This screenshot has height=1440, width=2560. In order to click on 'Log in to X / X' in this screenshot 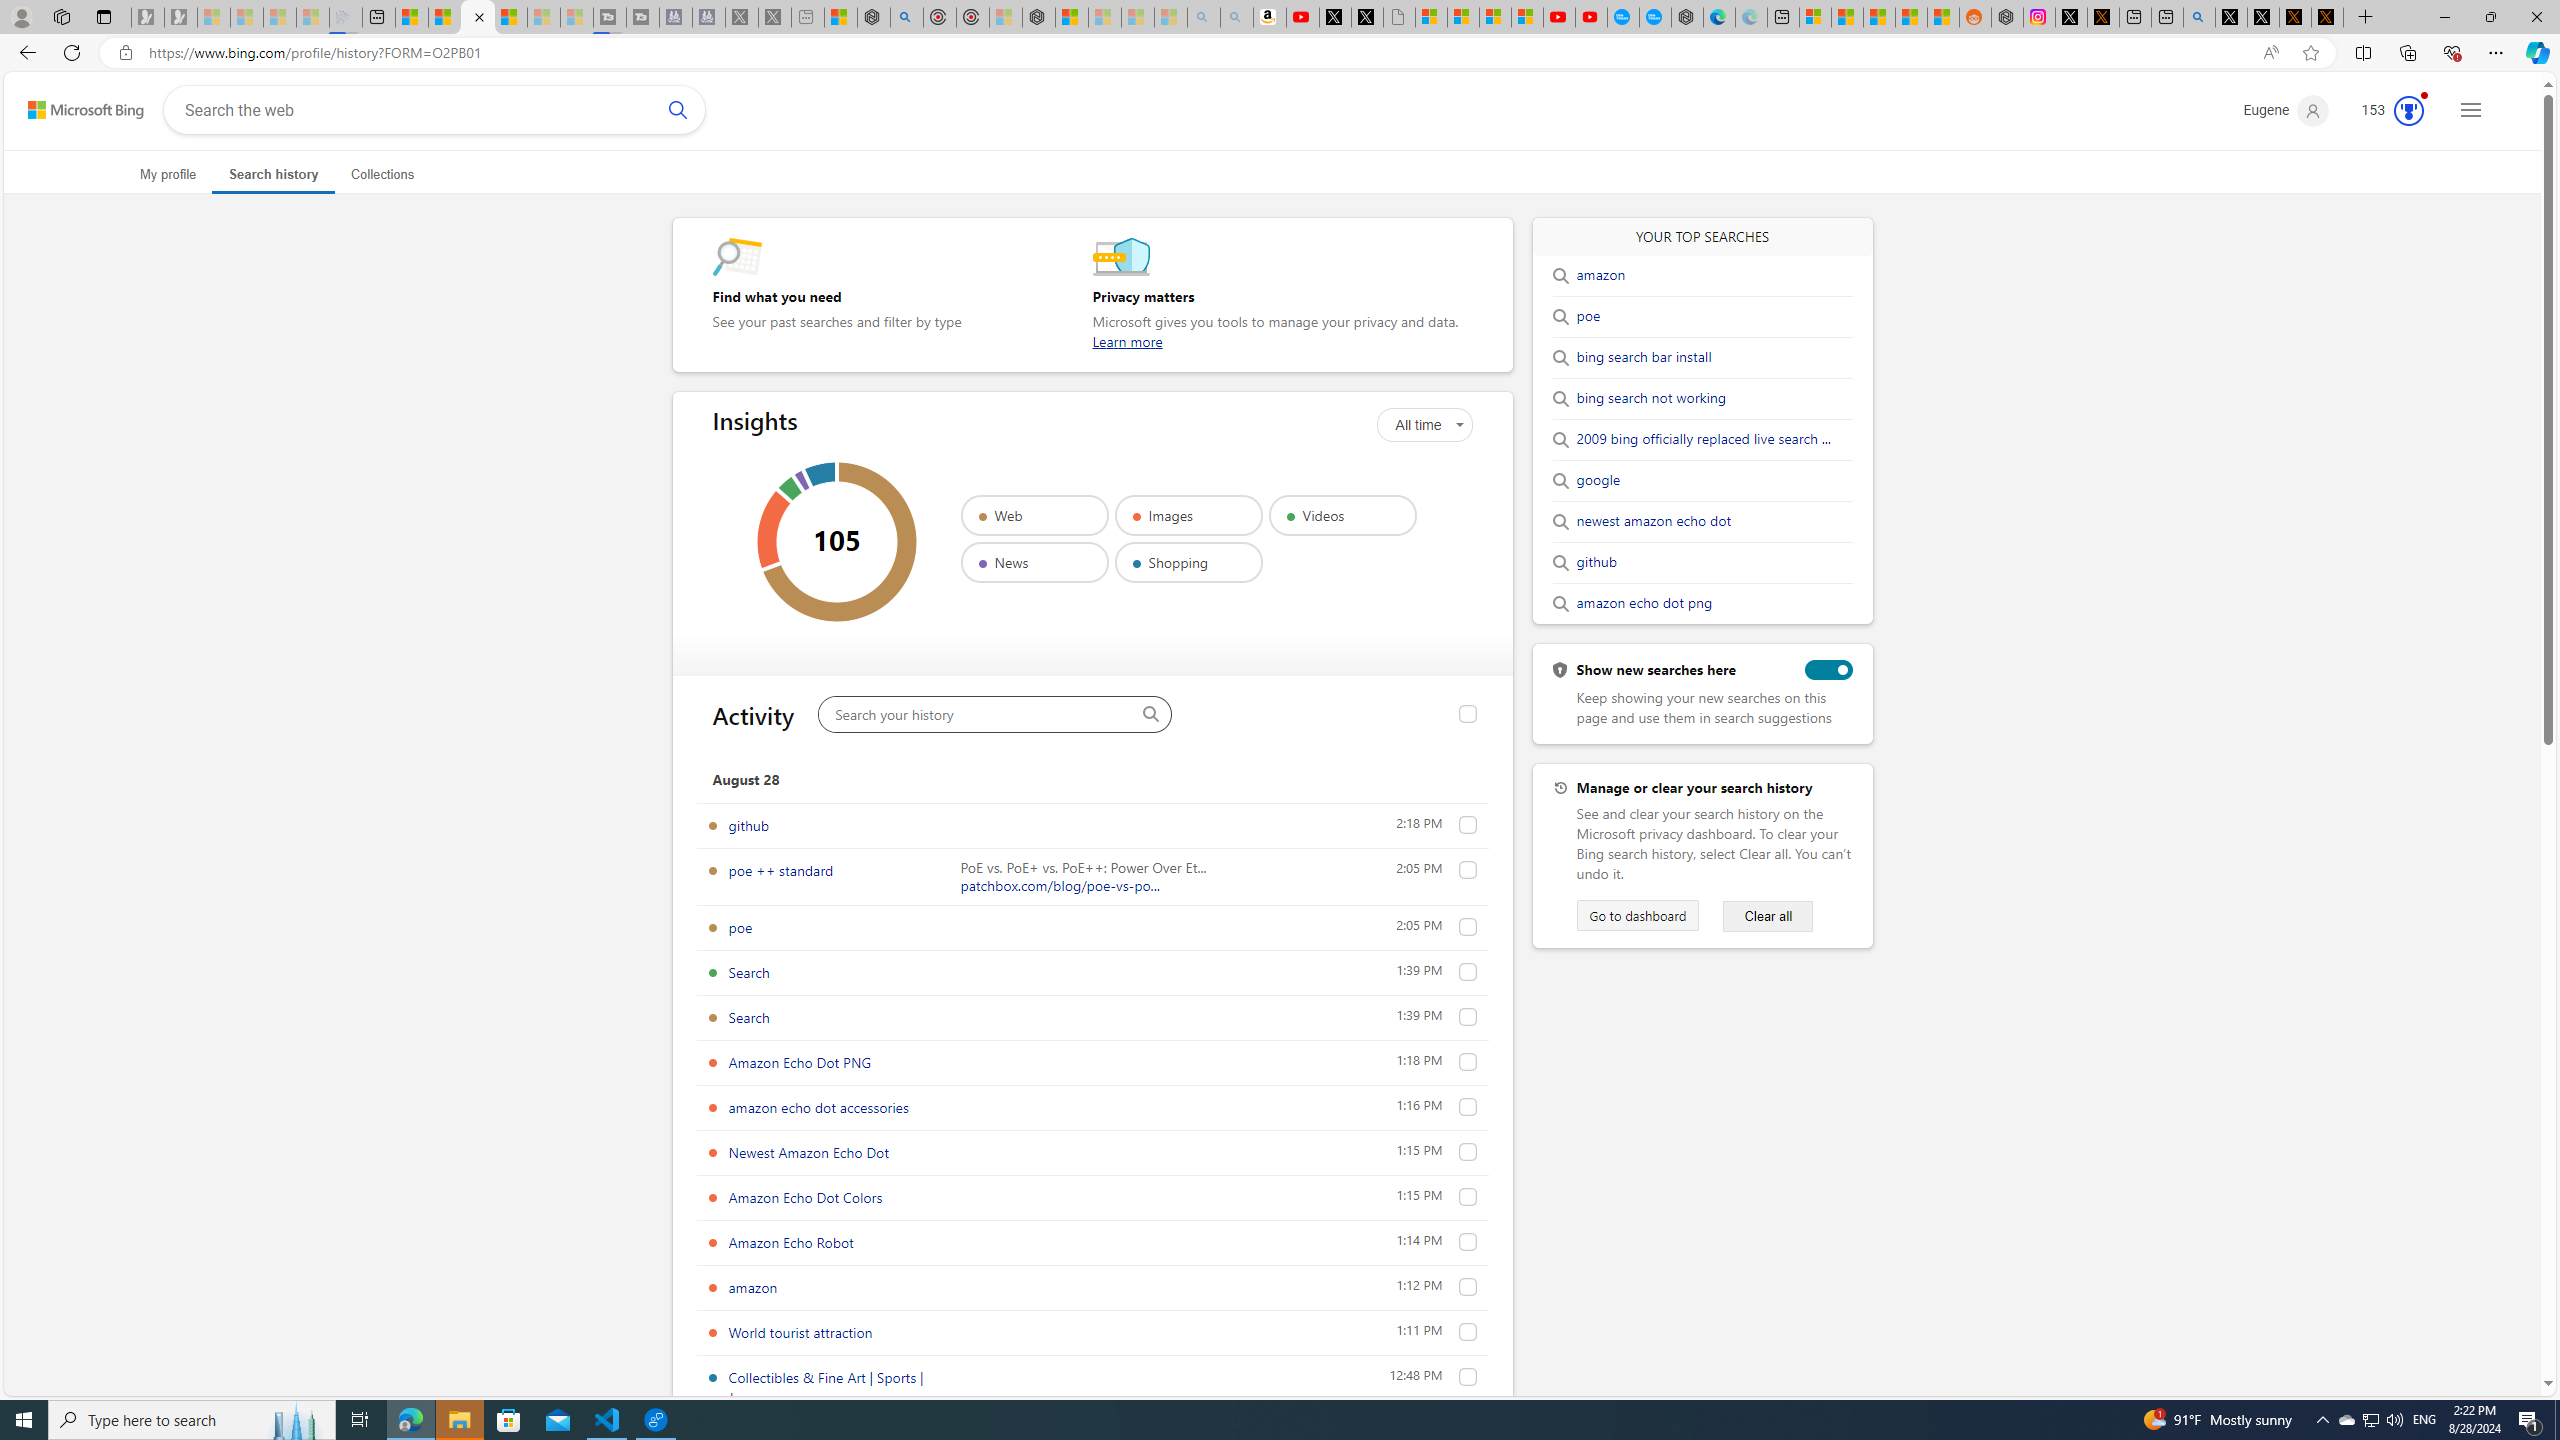, I will do `click(2071, 16)`.